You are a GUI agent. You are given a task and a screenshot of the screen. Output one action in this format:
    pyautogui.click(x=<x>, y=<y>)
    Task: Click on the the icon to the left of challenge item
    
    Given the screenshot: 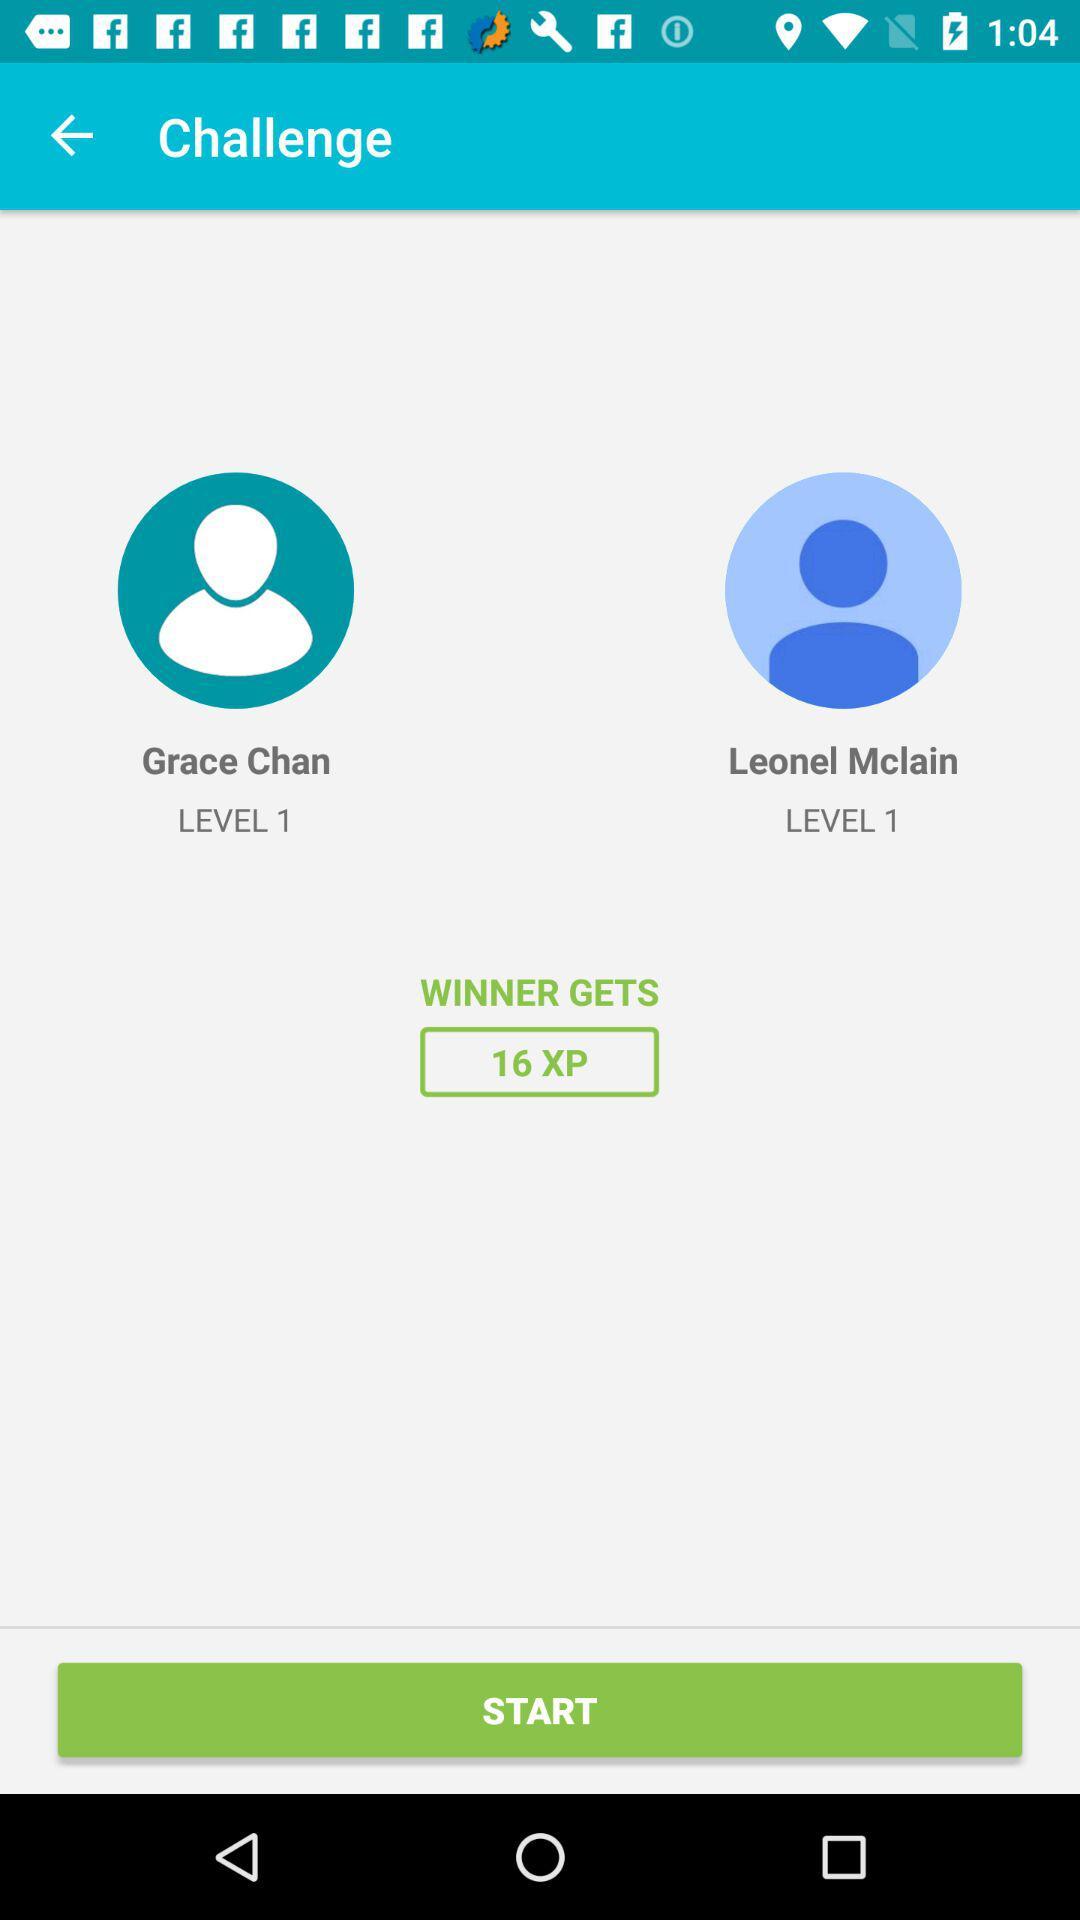 What is the action you would take?
    pyautogui.click(x=72, y=135)
    